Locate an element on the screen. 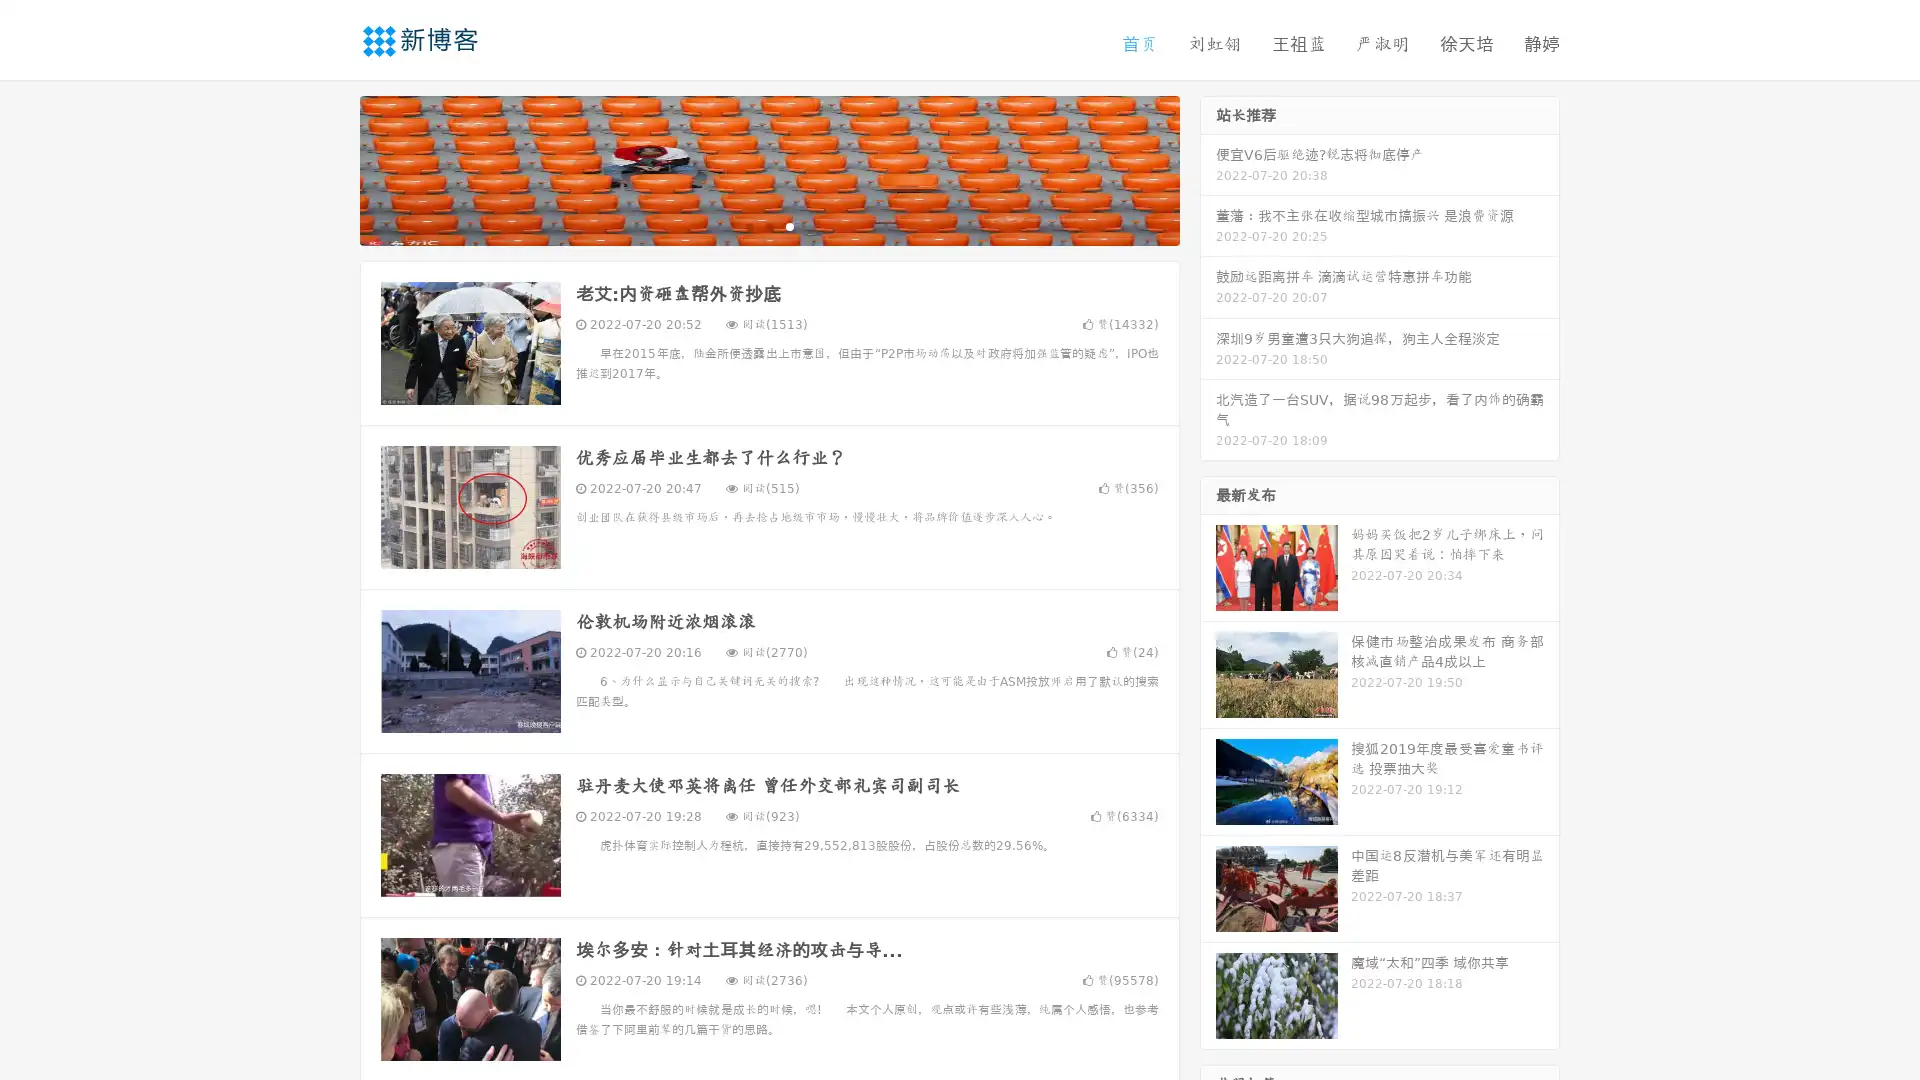 The height and width of the screenshot is (1080, 1920). Go to slide 2 is located at coordinates (768, 225).